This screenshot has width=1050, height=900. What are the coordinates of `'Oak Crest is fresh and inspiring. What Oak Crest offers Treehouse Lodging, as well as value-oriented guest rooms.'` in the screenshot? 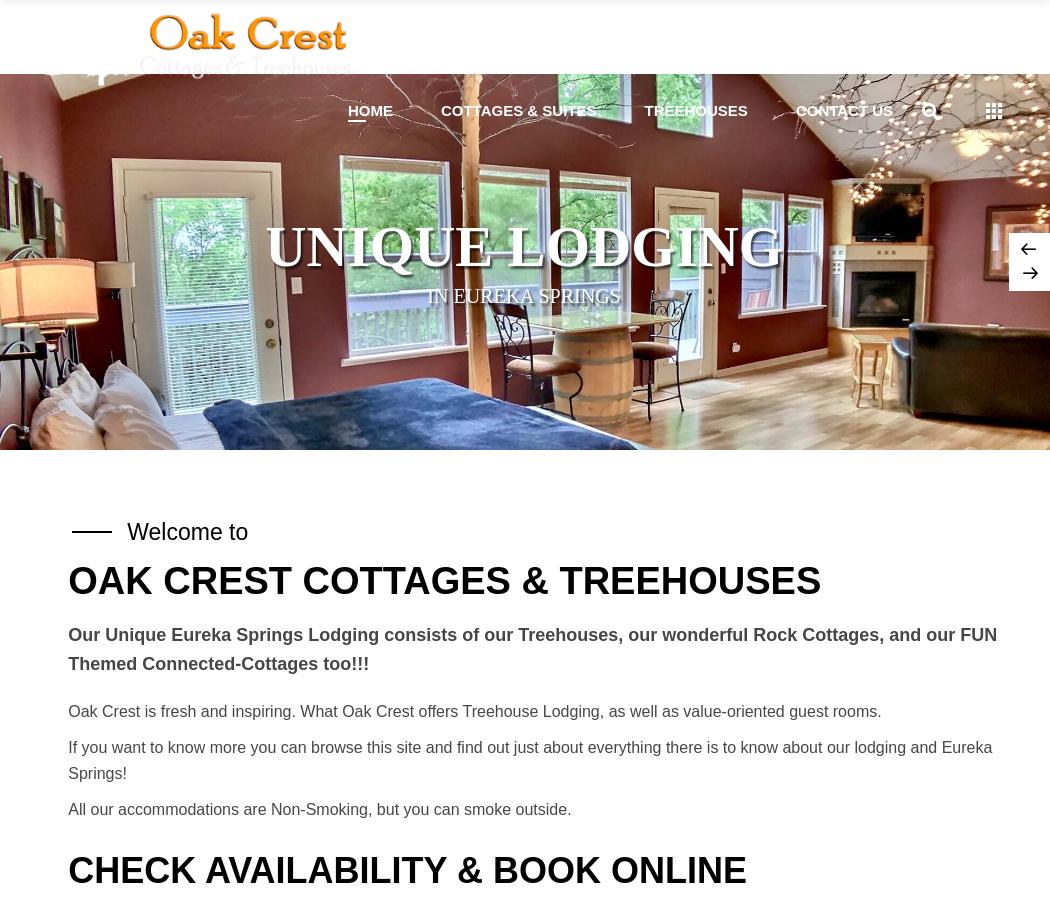 It's located at (474, 710).